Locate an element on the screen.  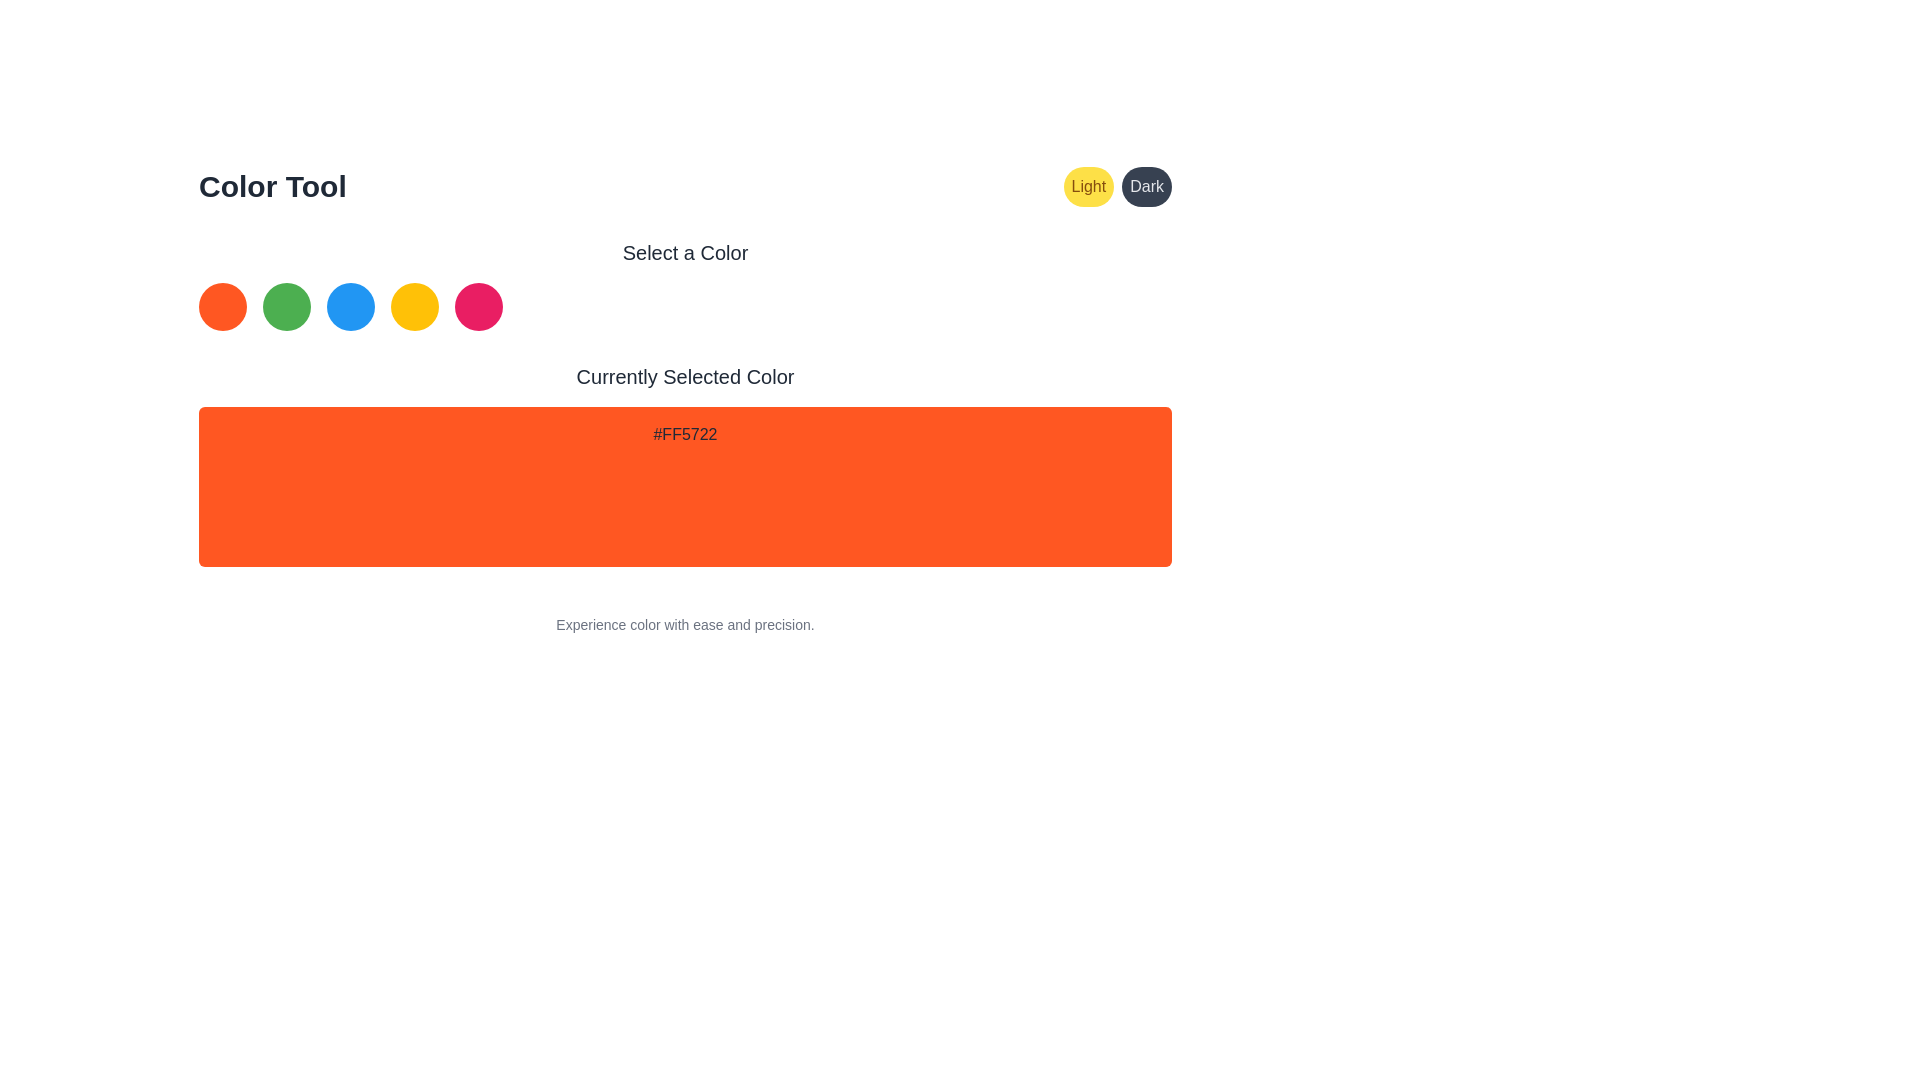
the second circular button in the color selection row is located at coordinates (286, 307).